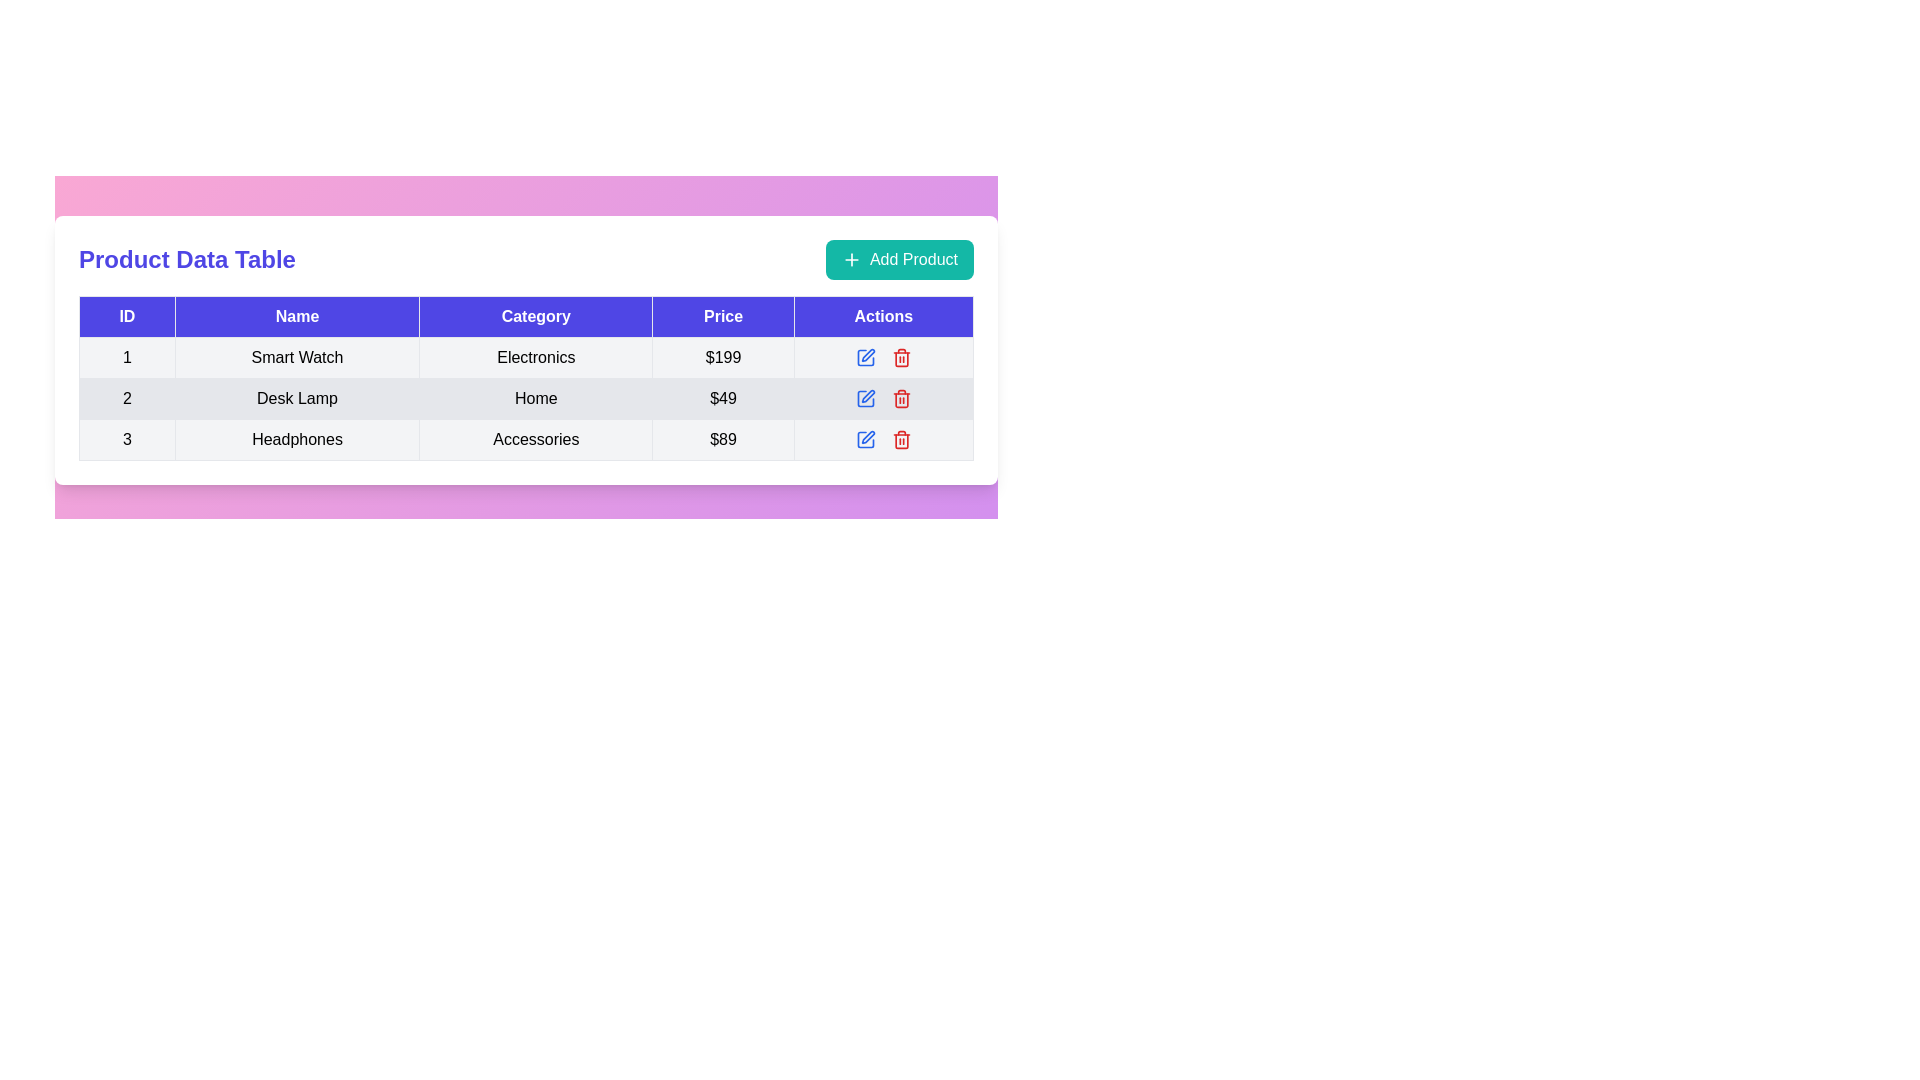 The image size is (1920, 1080). Describe the element at coordinates (900, 438) in the screenshot. I see `the red trash icon button, which is the third icon in the 'Actions' column of the table, located to the right of the 'Headphones' row in the third row` at that location.